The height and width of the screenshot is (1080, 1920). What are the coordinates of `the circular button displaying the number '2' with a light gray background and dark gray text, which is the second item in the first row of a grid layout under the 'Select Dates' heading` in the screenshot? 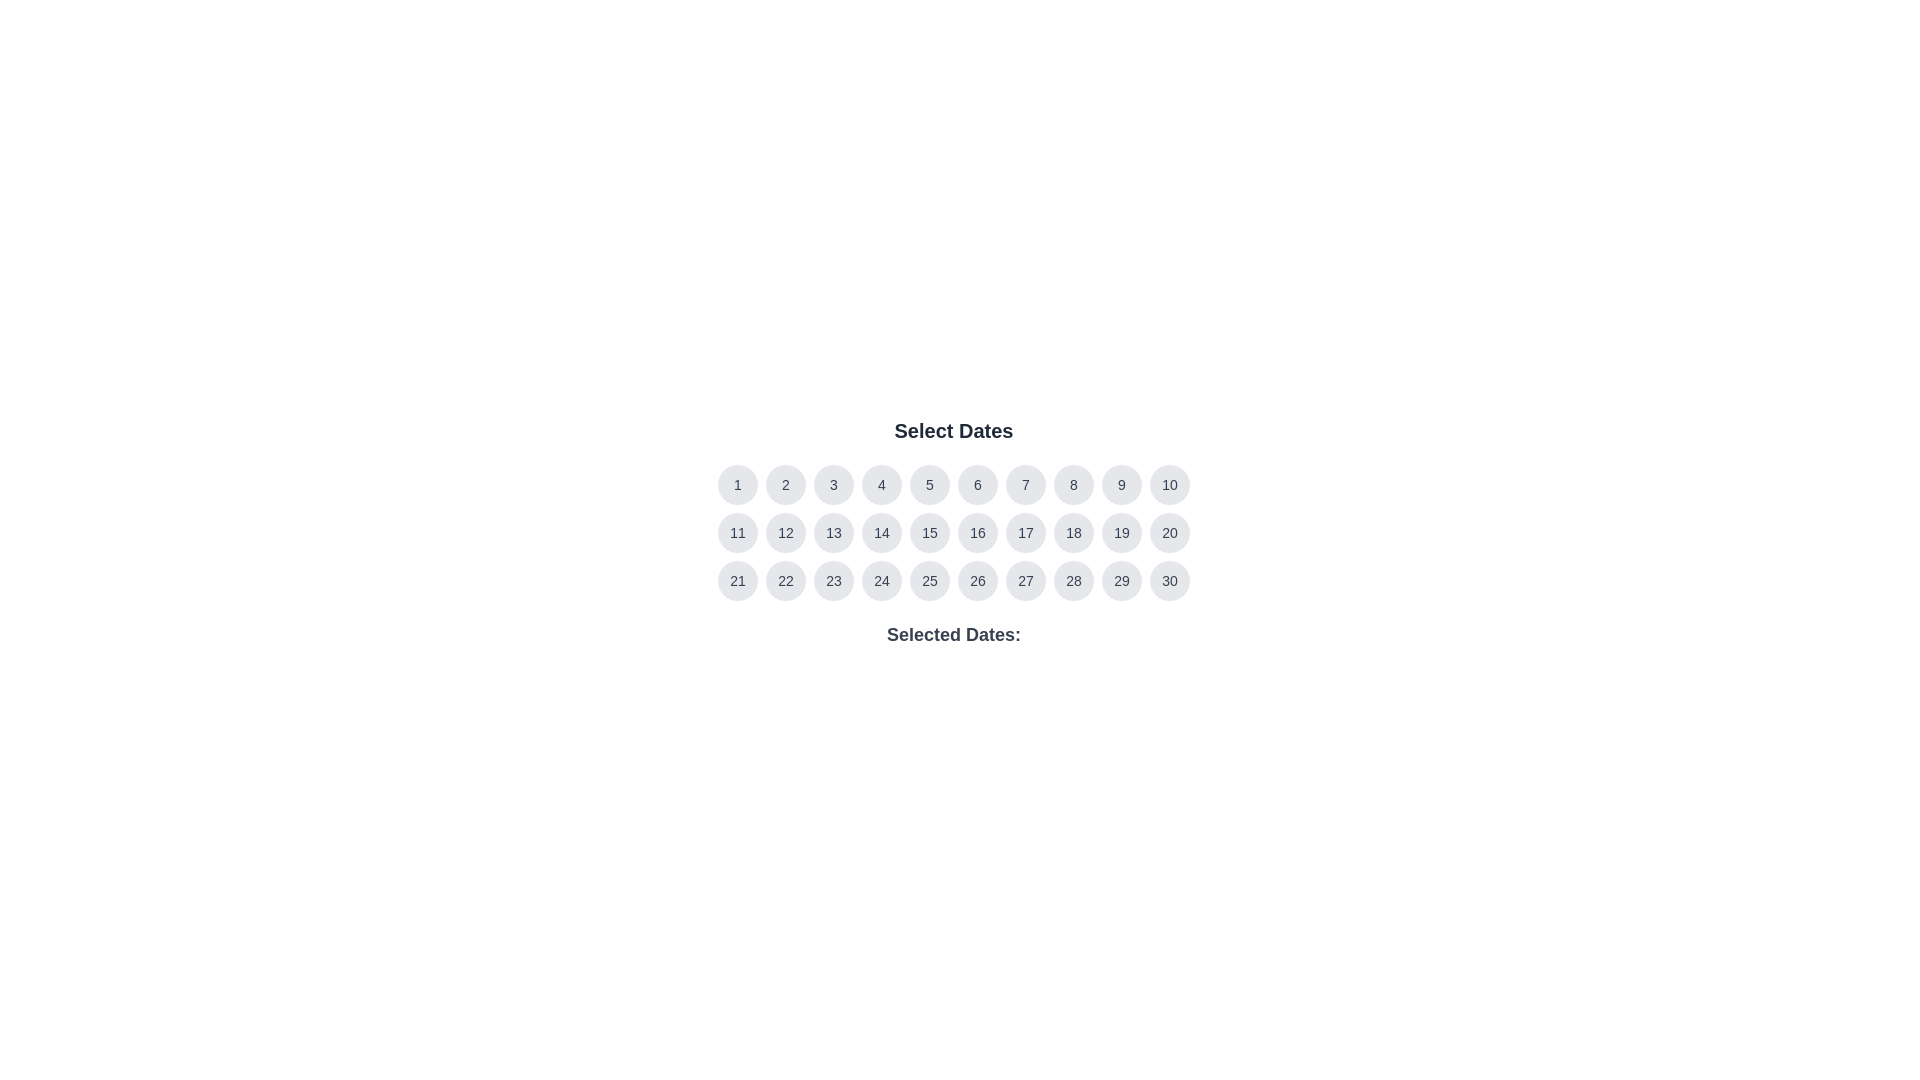 It's located at (785, 485).